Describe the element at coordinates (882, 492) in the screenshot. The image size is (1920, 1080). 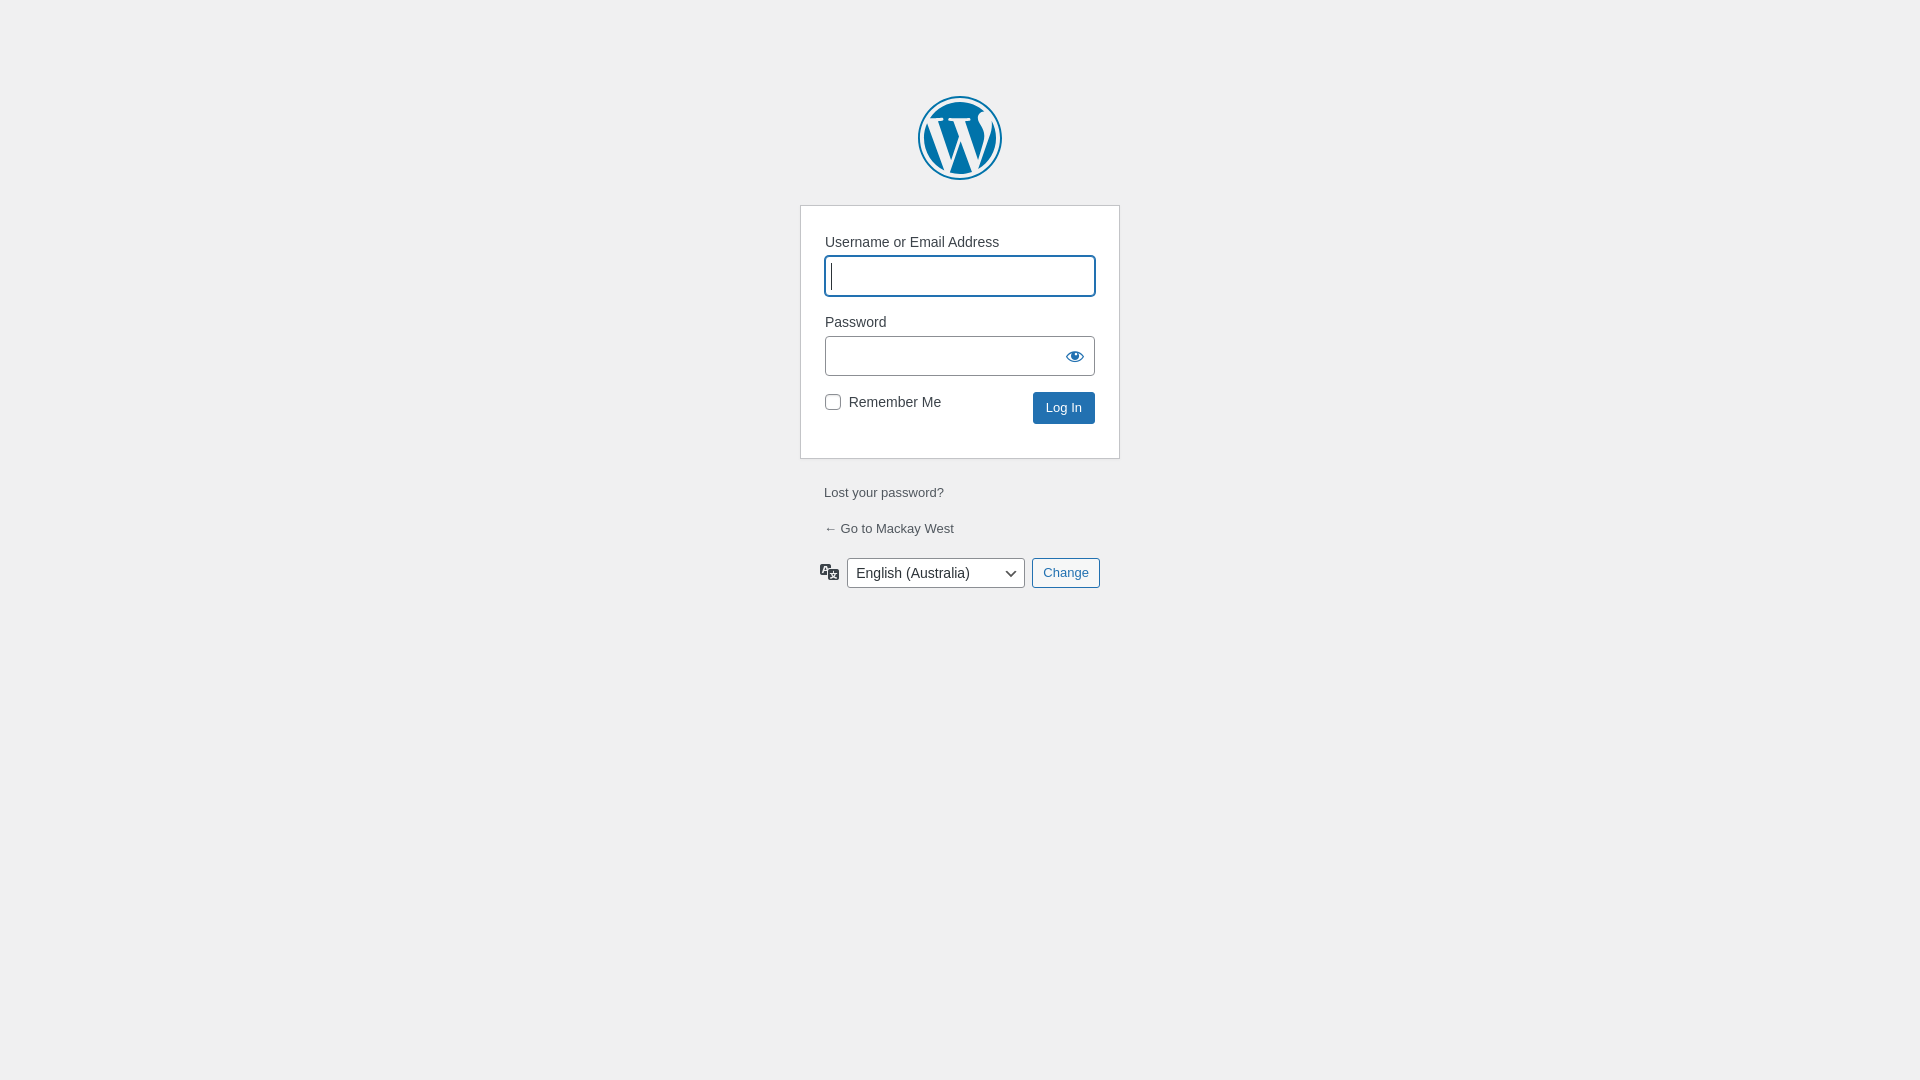
I see `'Lost your password?'` at that location.